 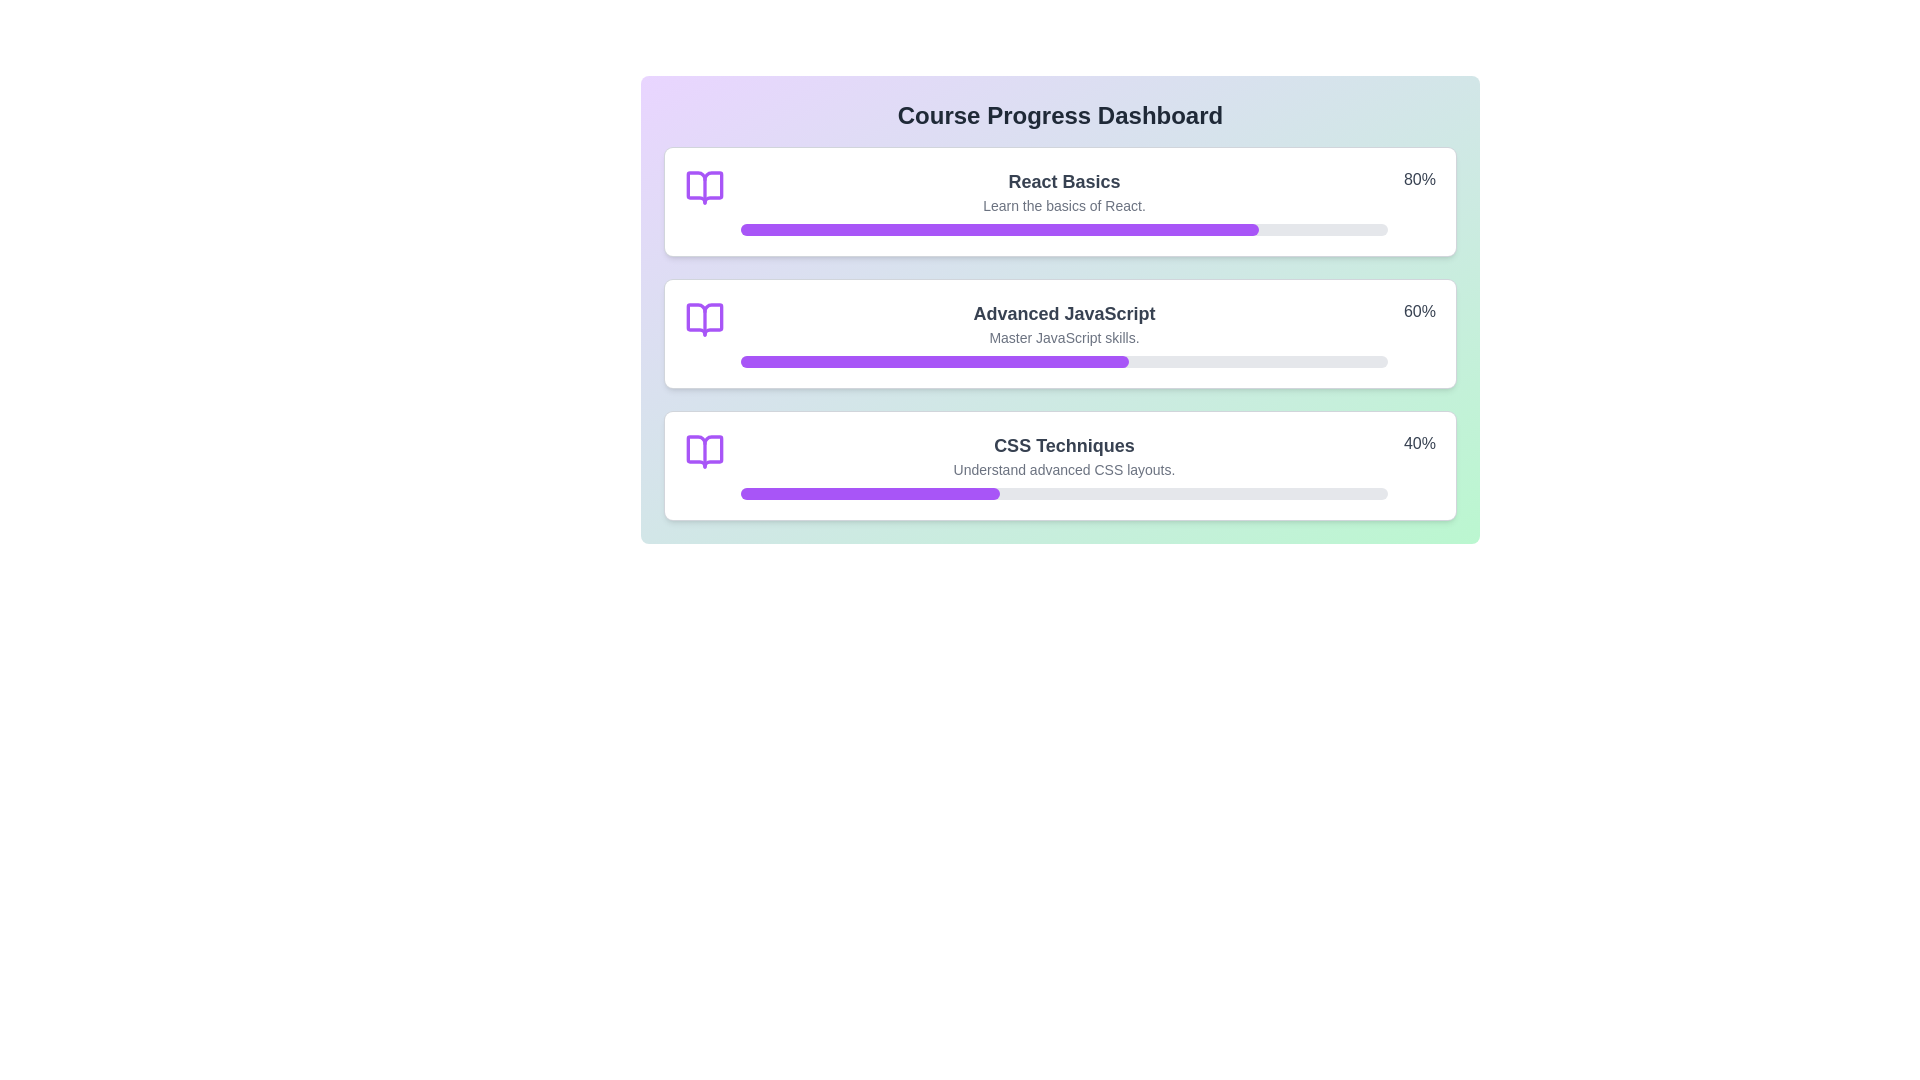 What do you see at coordinates (1059, 333) in the screenshot?
I see `the progress bar within the vertical hierarchical list of the 'Course Progress Dashboard' to view detailed information about course advancements` at bounding box center [1059, 333].